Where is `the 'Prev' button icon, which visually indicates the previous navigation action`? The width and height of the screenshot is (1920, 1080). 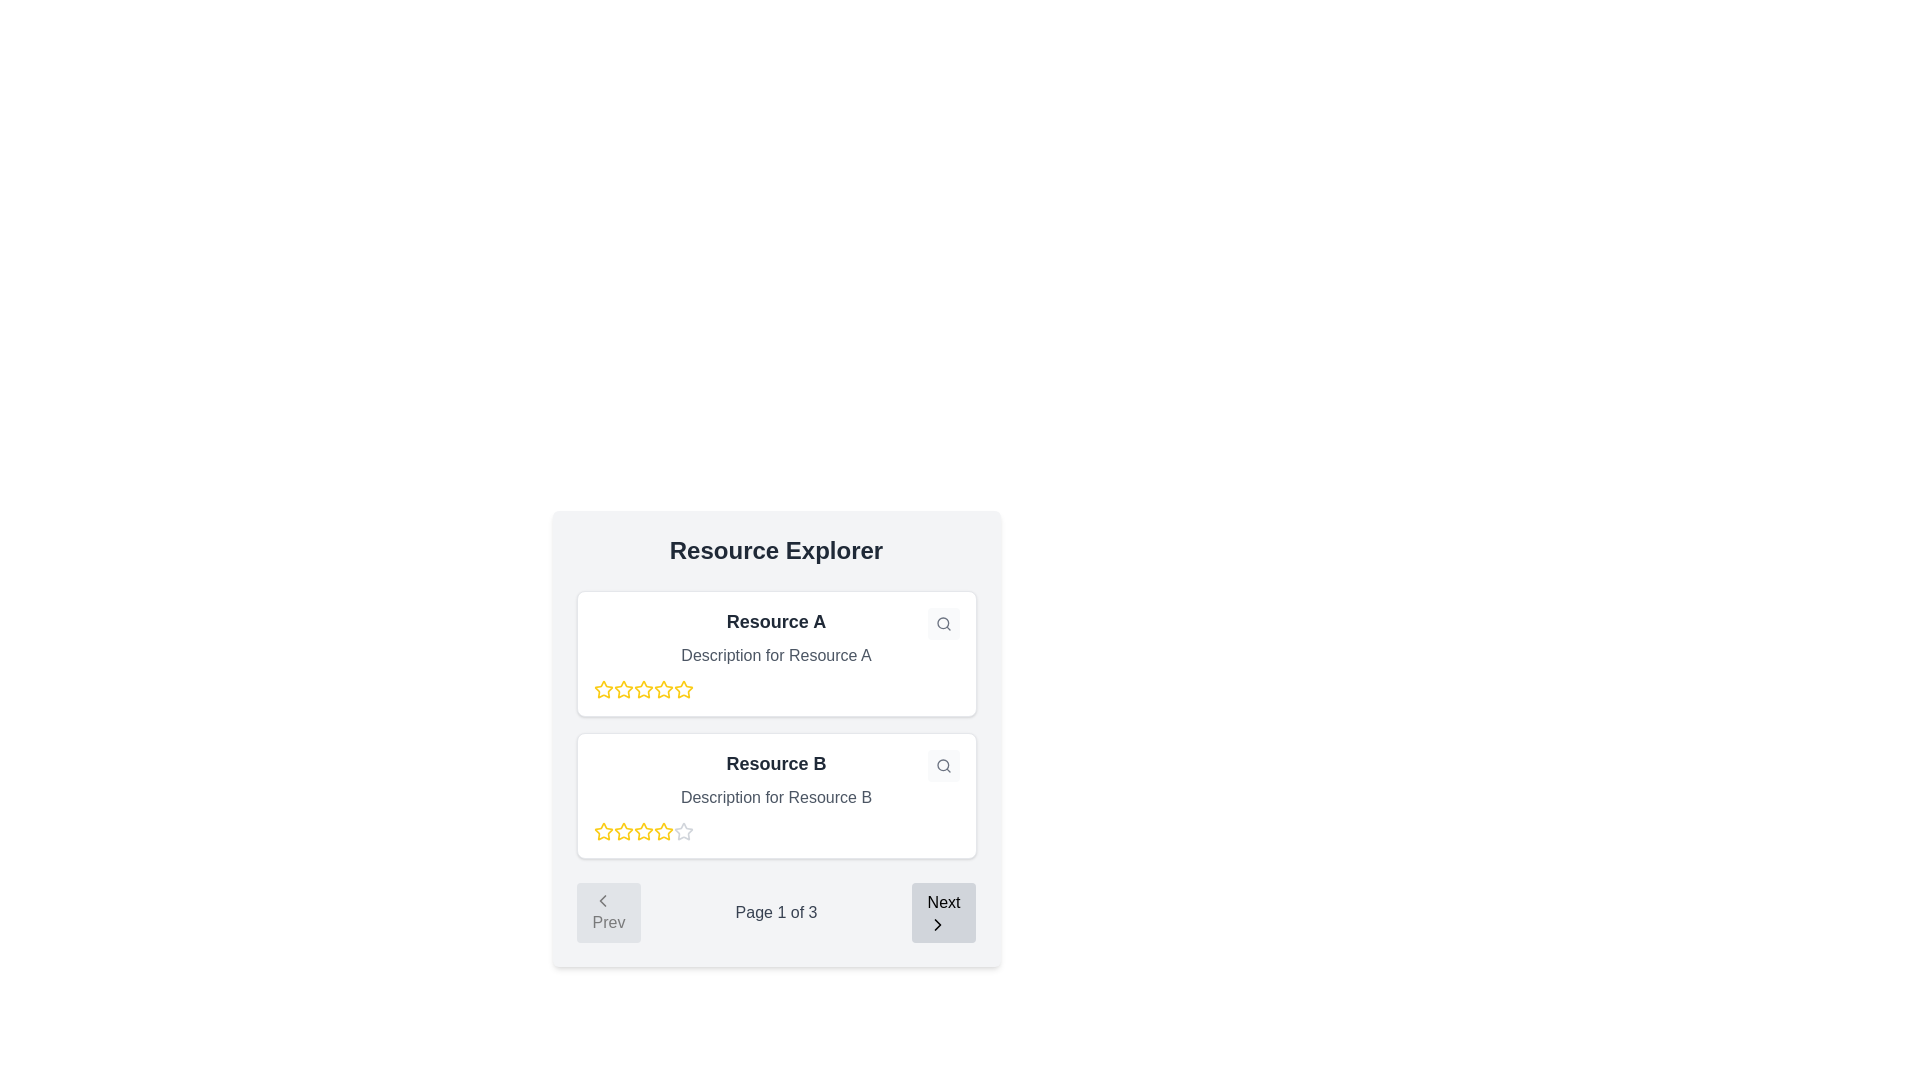 the 'Prev' button icon, which visually indicates the previous navigation action is located at coordinates (601, 901).